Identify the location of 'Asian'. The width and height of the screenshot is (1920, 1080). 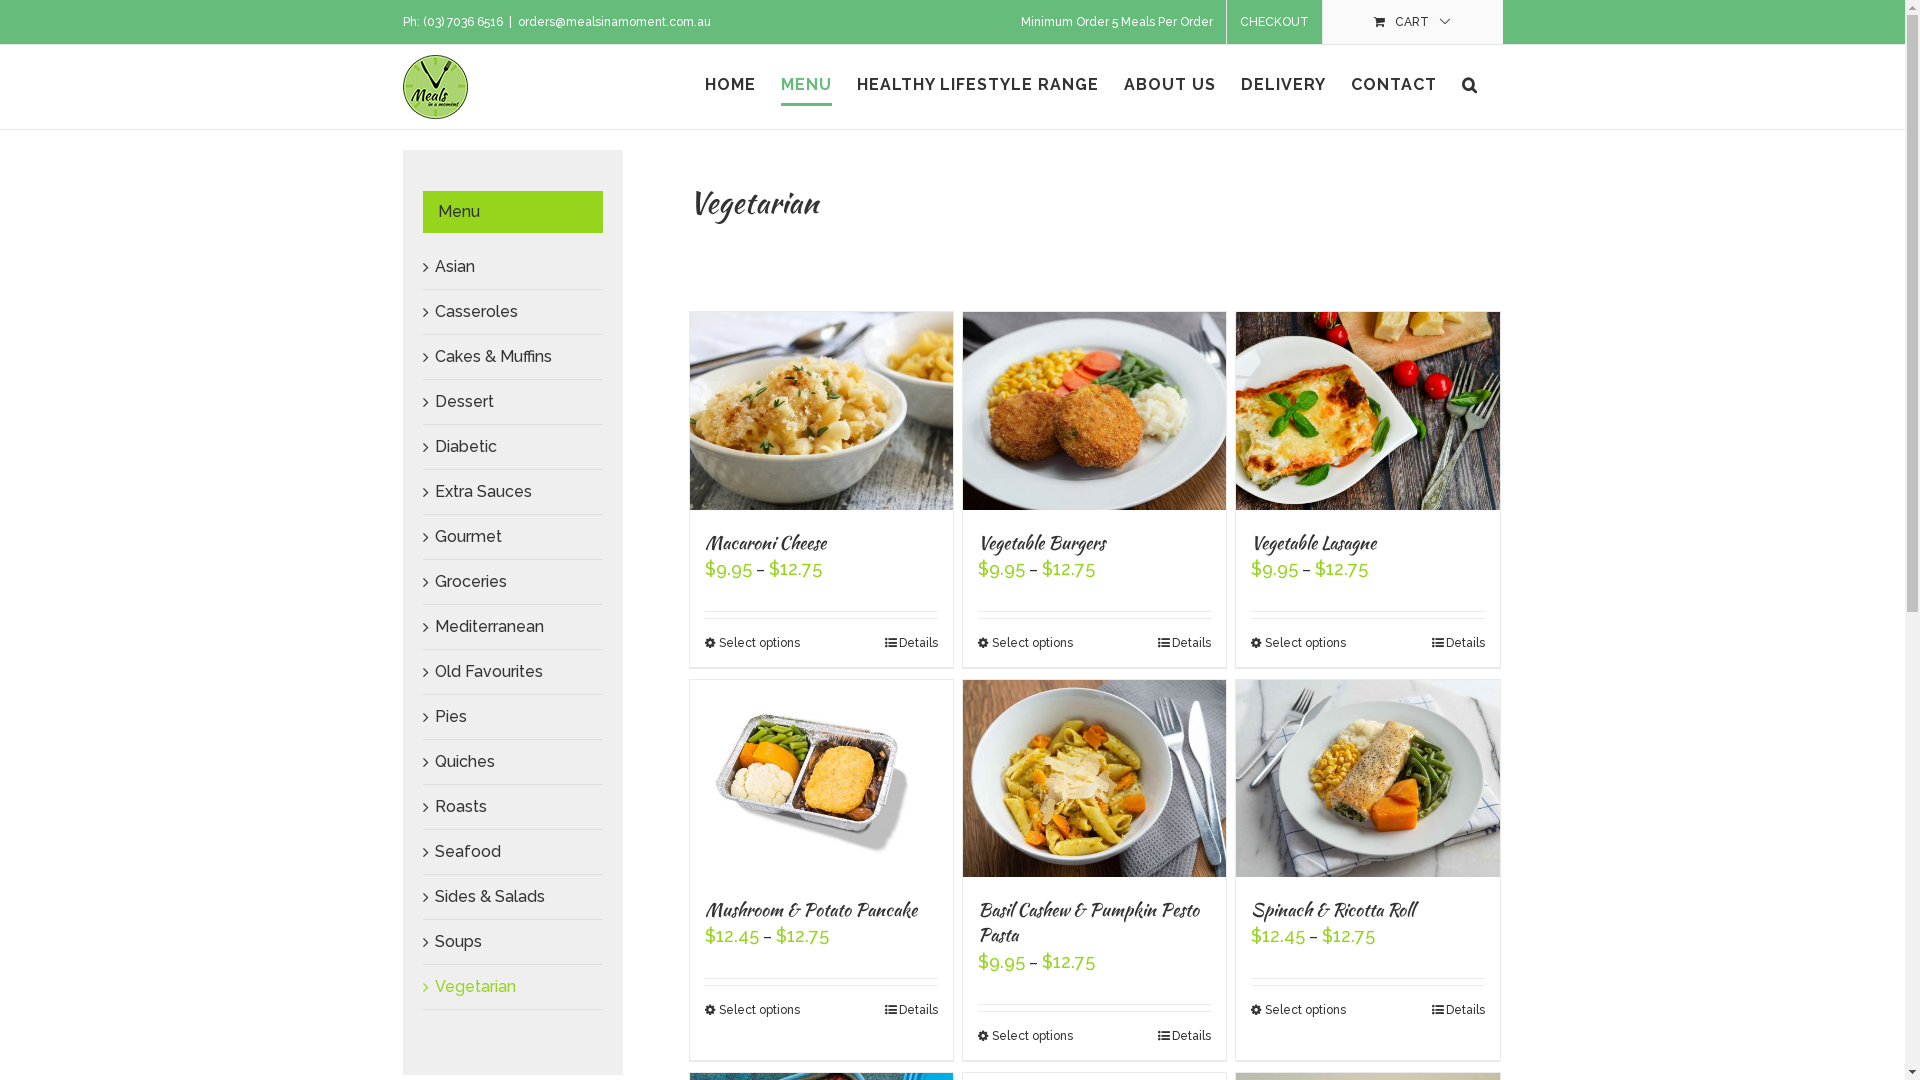
(453, 265).